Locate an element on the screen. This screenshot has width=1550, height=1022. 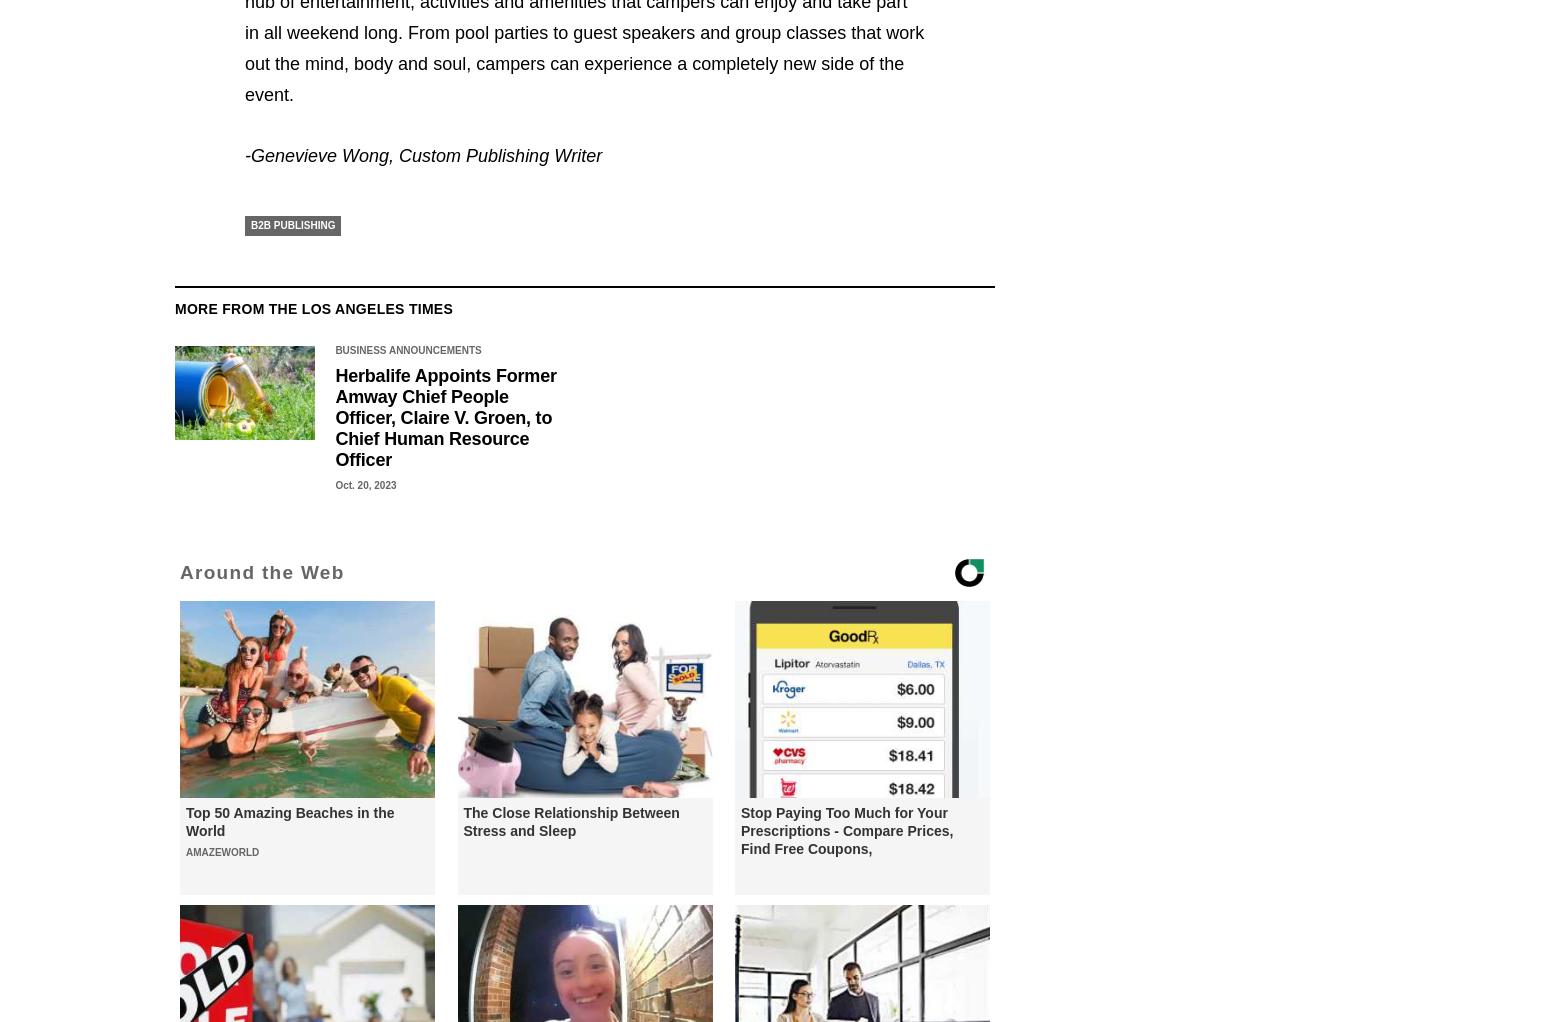
'More From the Los Angeles Times' is located at coordinates (313, 307).